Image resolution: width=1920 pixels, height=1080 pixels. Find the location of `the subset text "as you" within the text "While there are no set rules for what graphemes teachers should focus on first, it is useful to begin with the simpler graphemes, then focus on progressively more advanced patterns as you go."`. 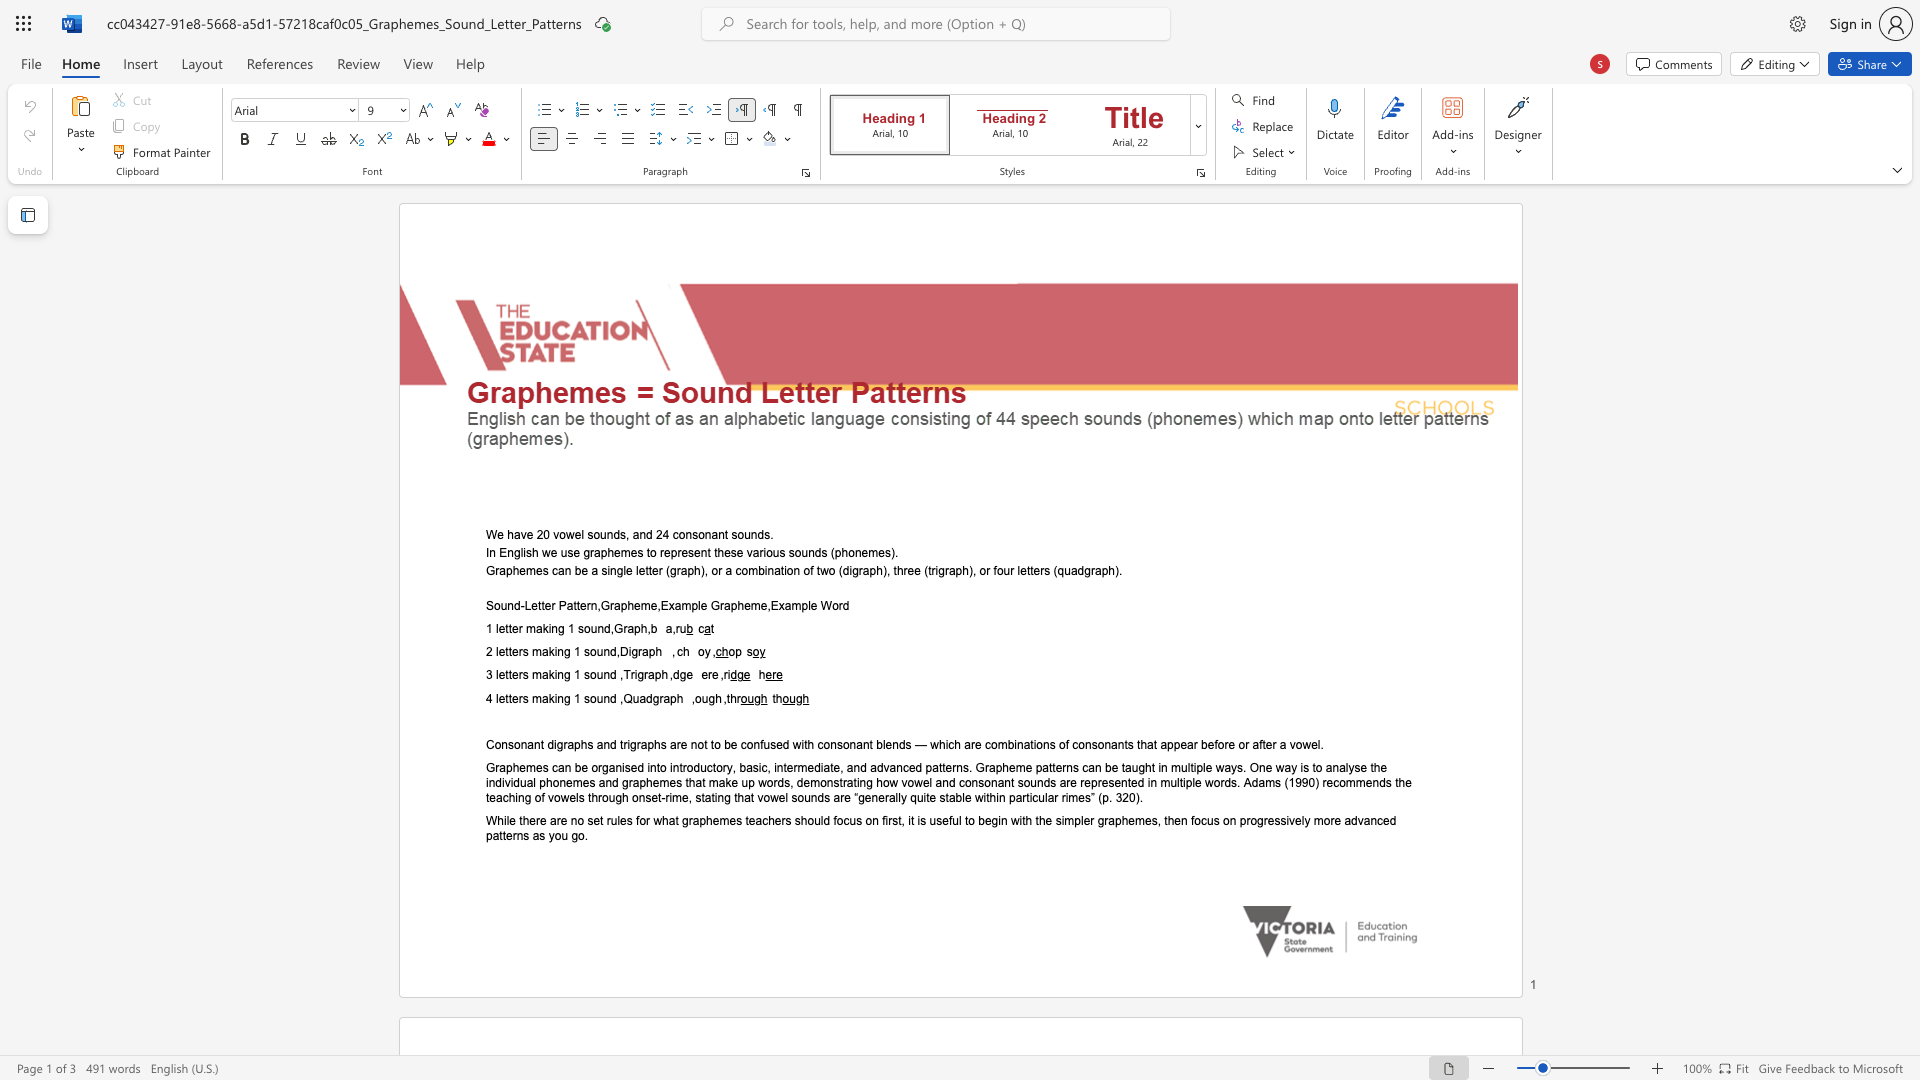

the subset text "as you" within the text "While there are no set rules for what graphemes teachers should focus on first, it is useful to begin with the simpler graphemes, then focus on progressively more advanced patterns as you go." is located at coordinates (532, 836).